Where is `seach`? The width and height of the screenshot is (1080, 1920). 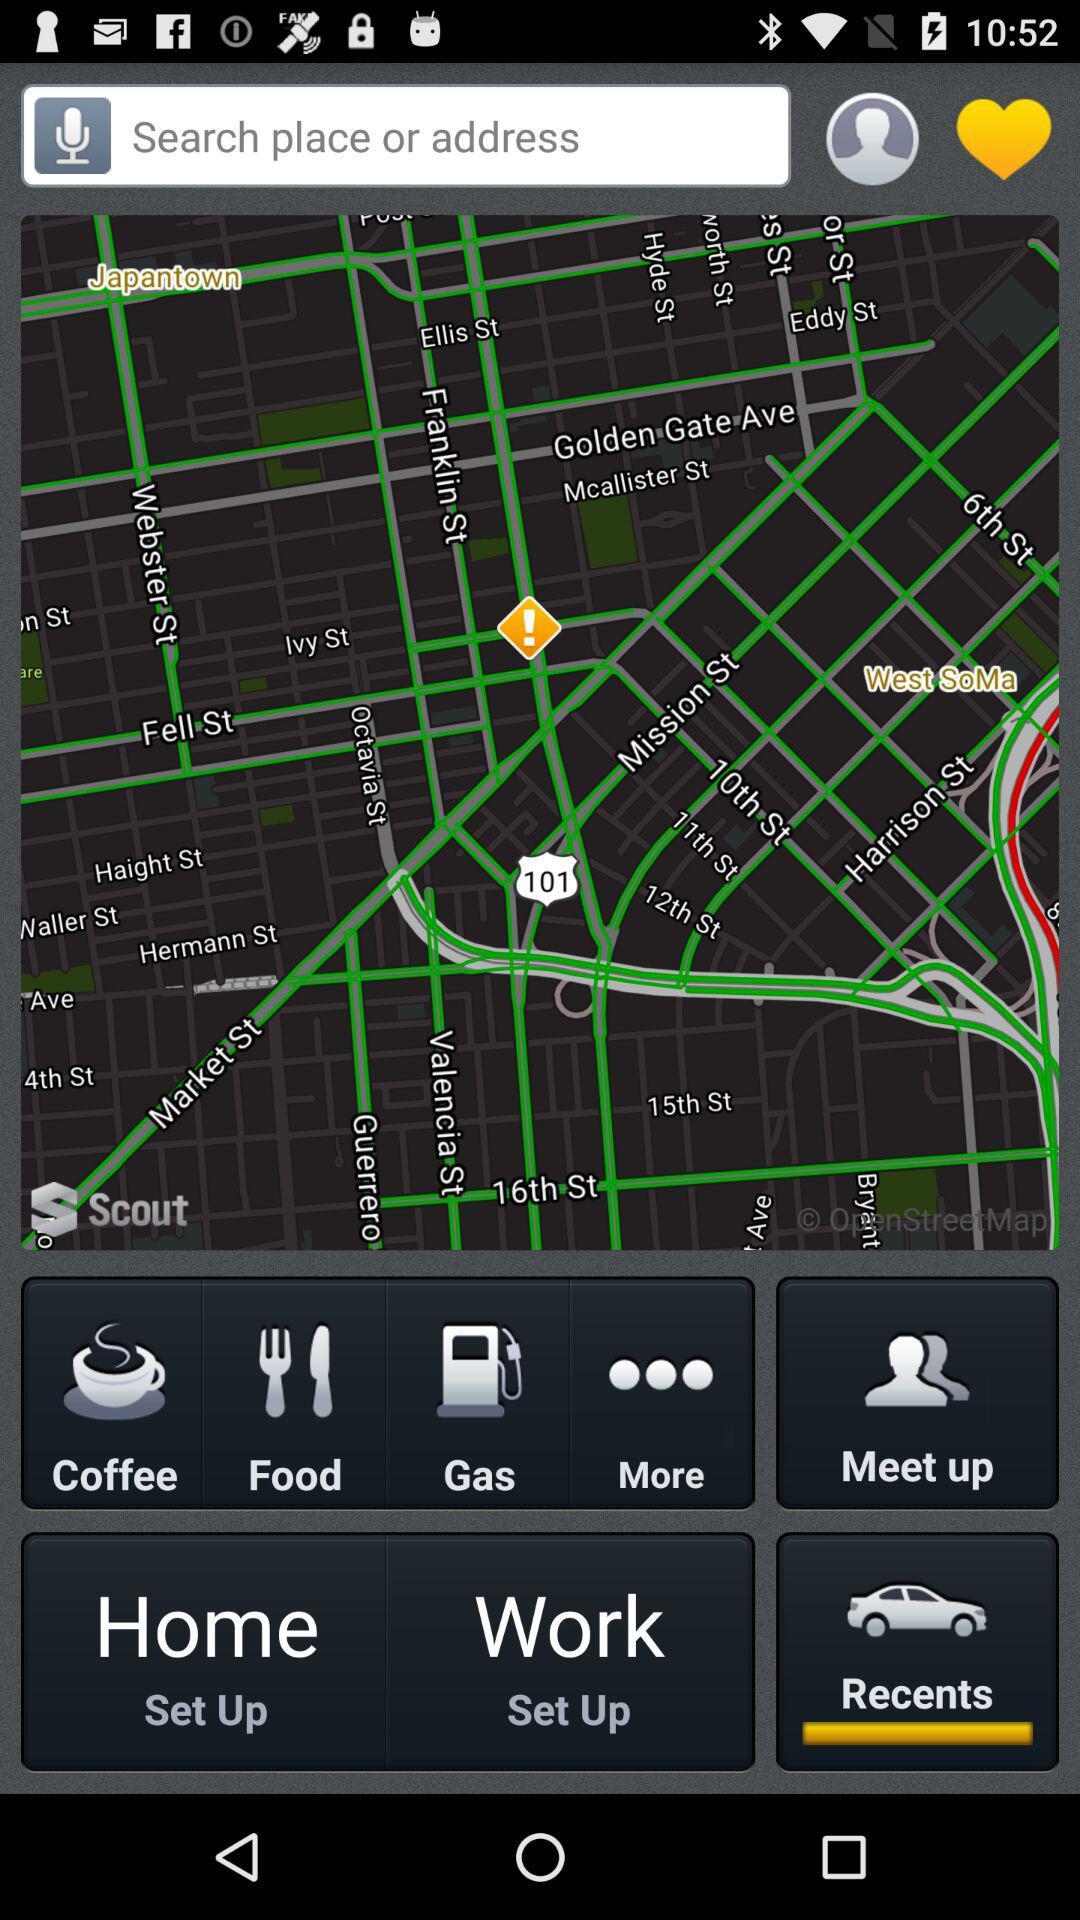 seach is located at coordinates (454, 134).